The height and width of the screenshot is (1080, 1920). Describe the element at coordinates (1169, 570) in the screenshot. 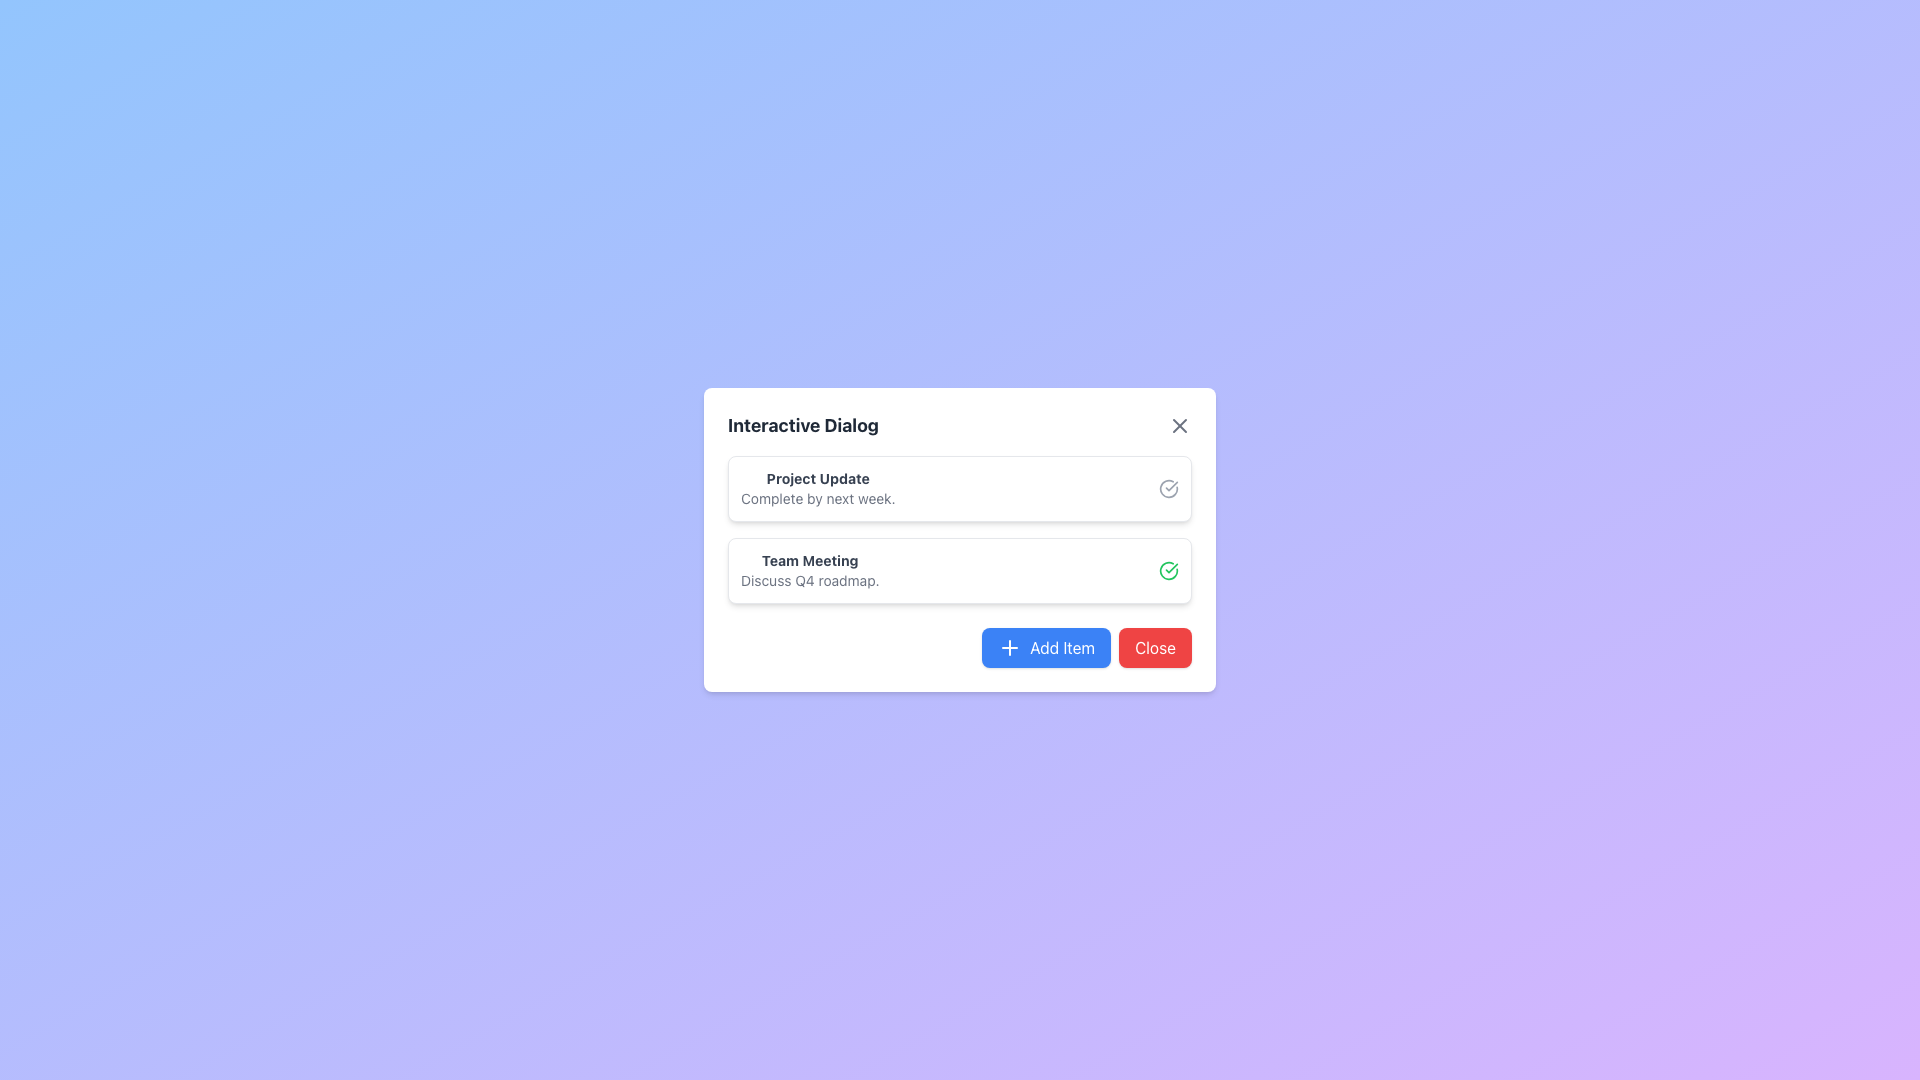

I see `the SVG Icon (Completion Indicator) located at the top-right corner of the 'Team Meeting' card to visually indicate the completion status of the task` at that location.